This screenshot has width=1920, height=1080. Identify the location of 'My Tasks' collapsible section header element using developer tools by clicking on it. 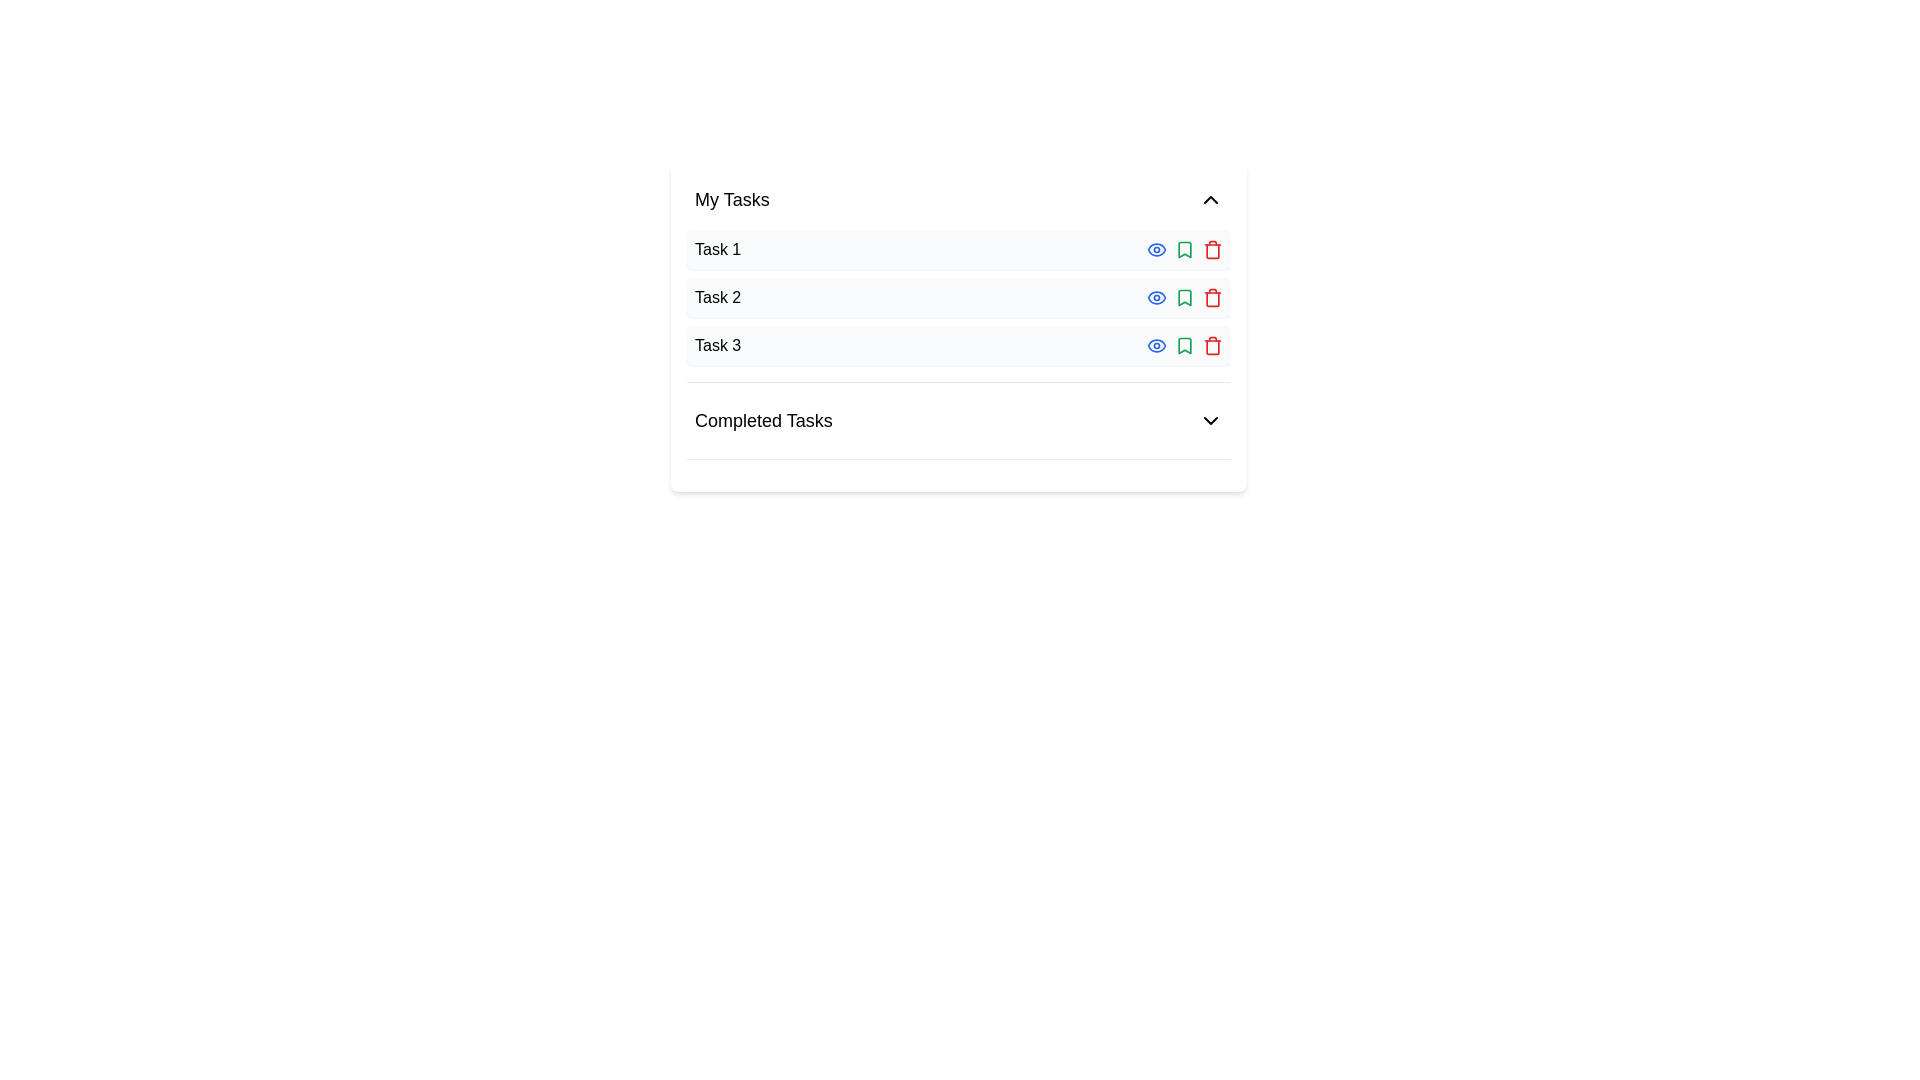
(958, 200).